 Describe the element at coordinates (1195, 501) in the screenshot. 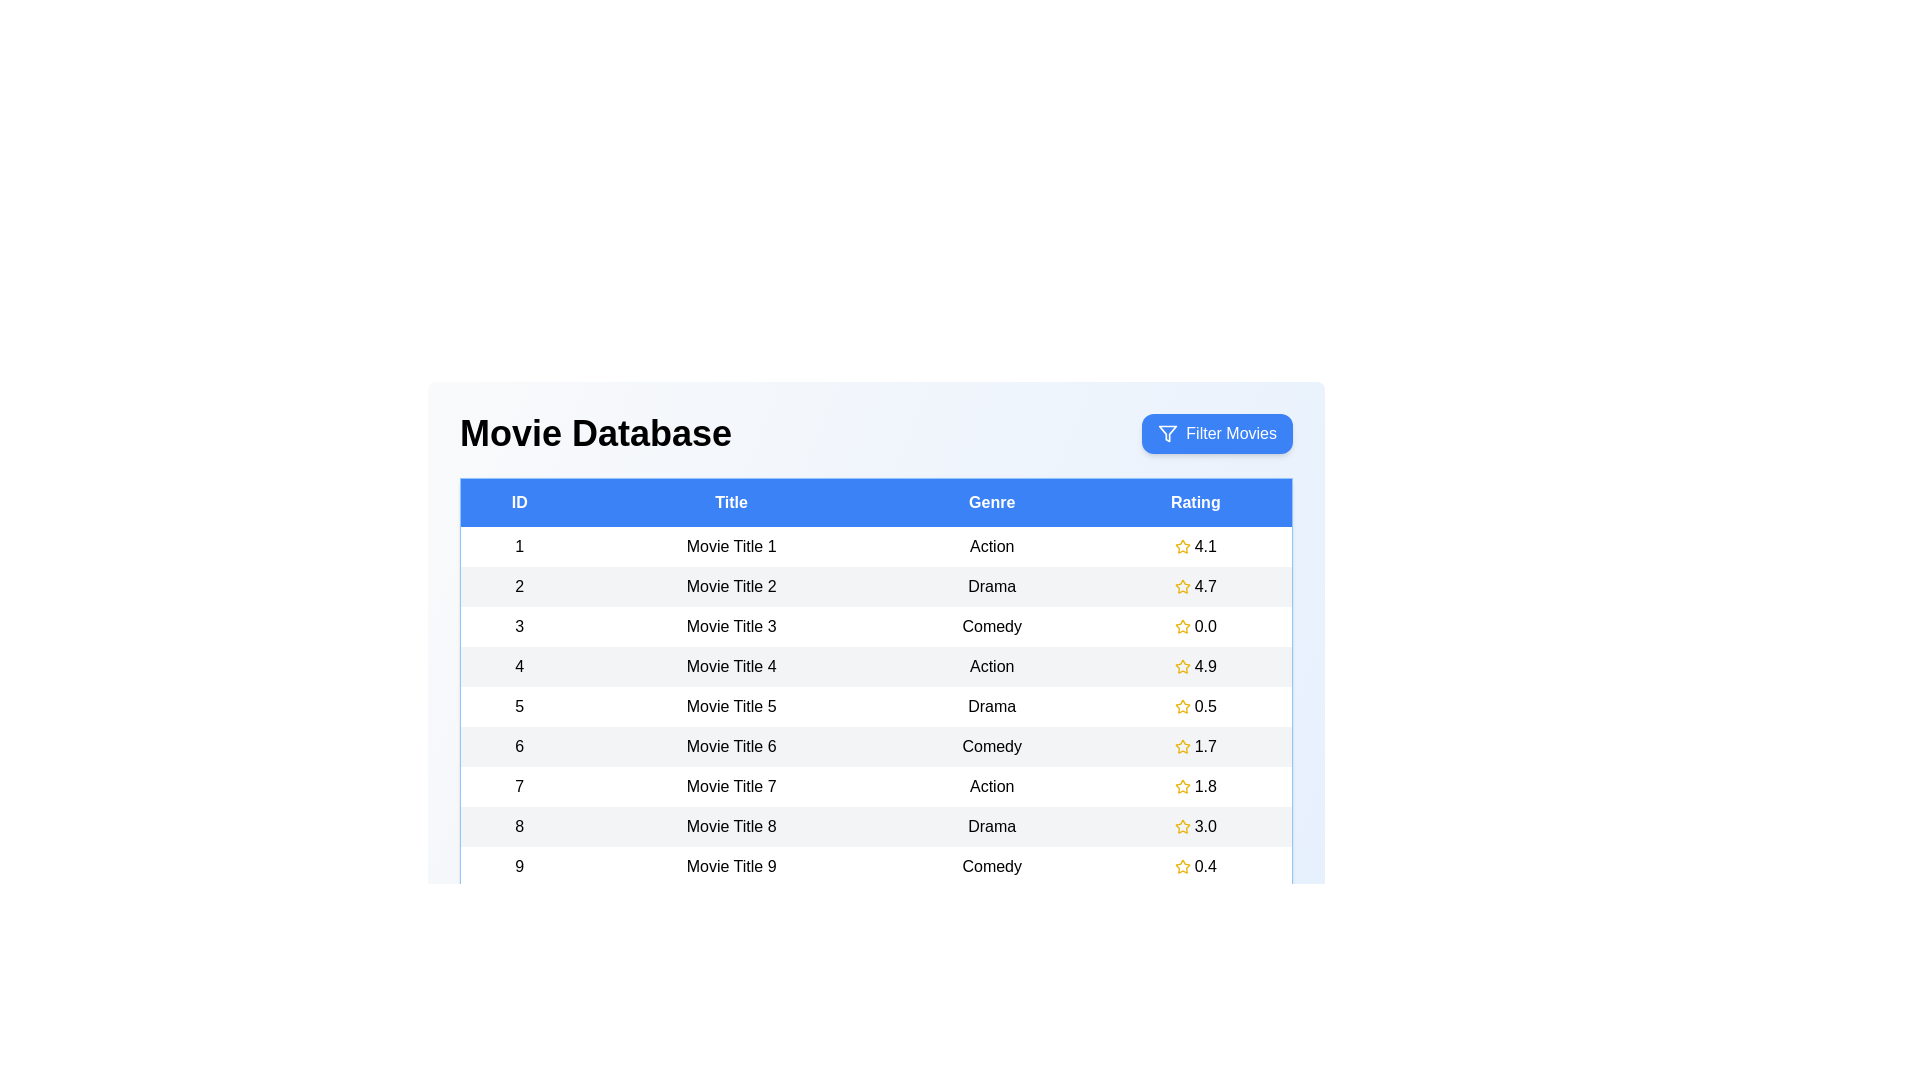

I see `the column header to sort the table by Rating` at that location.